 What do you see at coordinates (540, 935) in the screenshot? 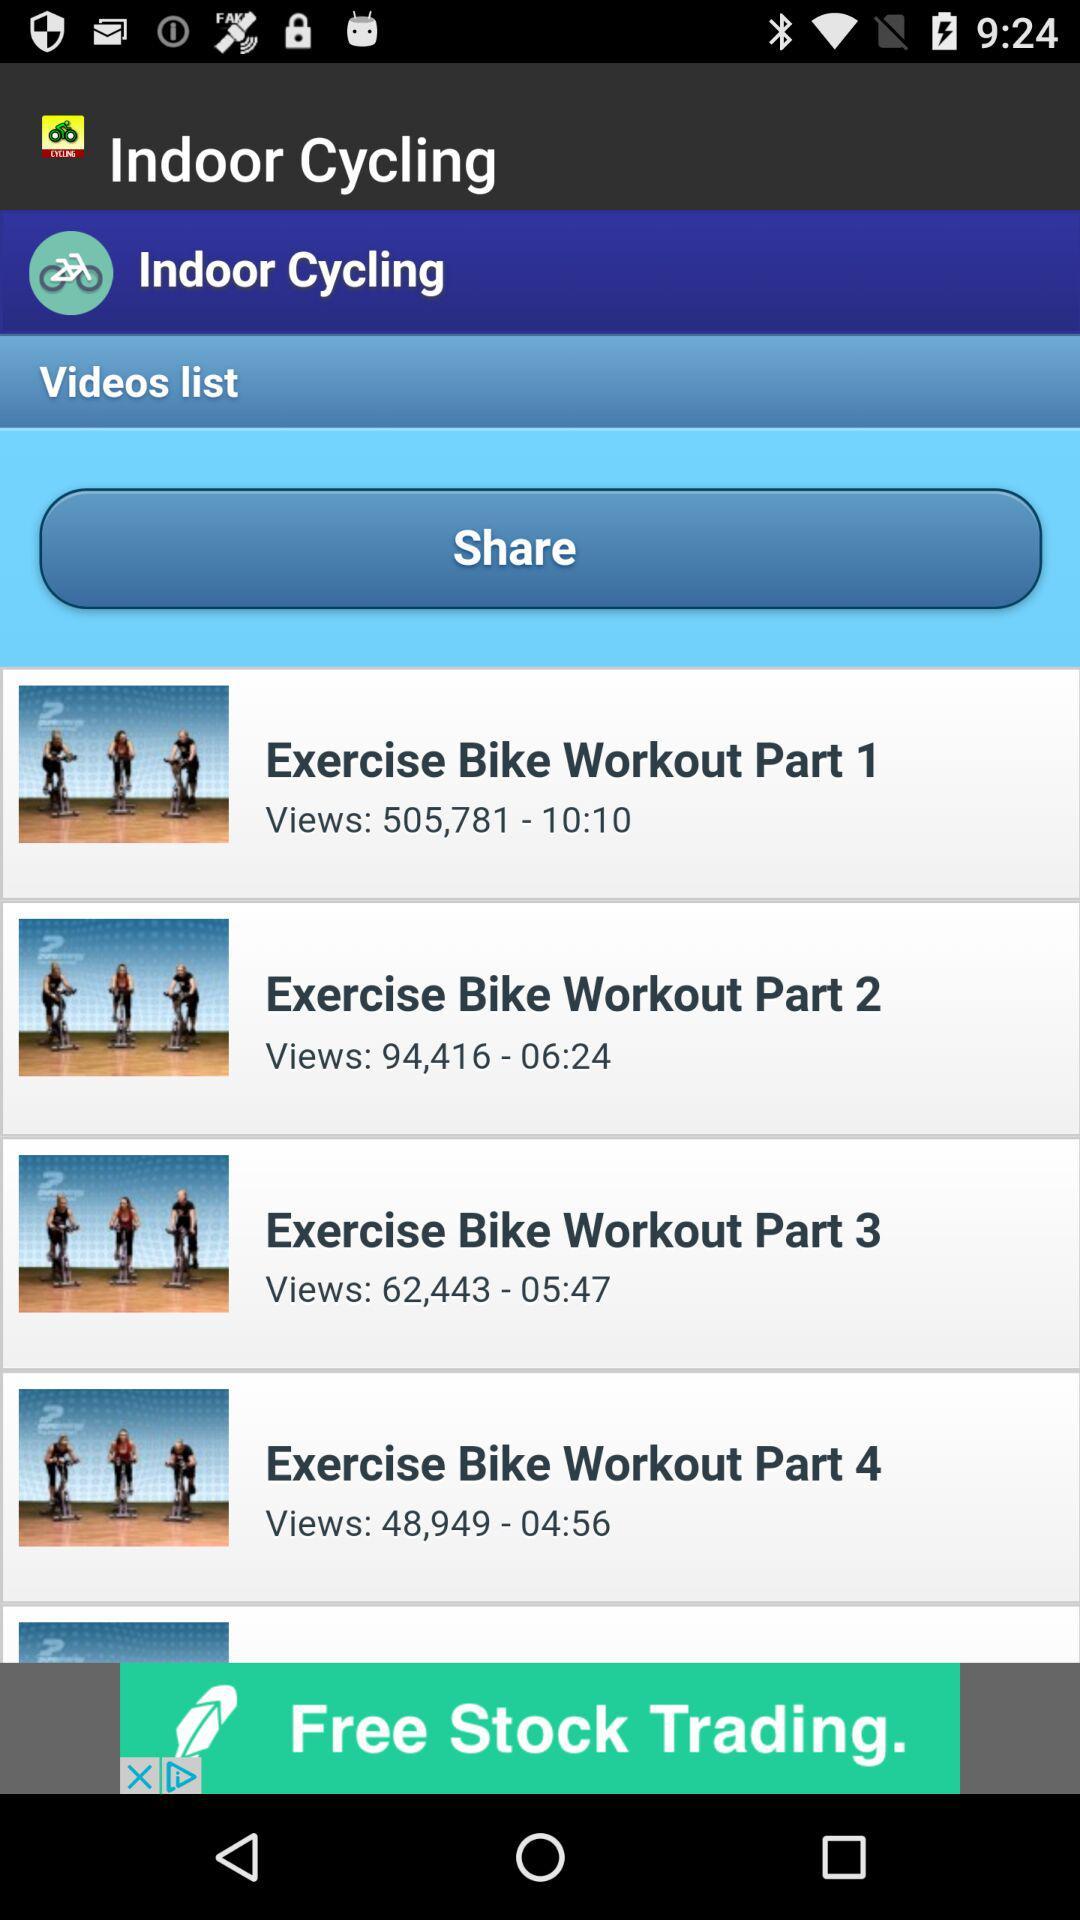
I see `explore indoor cycling details` at bounding box center [540, 935].